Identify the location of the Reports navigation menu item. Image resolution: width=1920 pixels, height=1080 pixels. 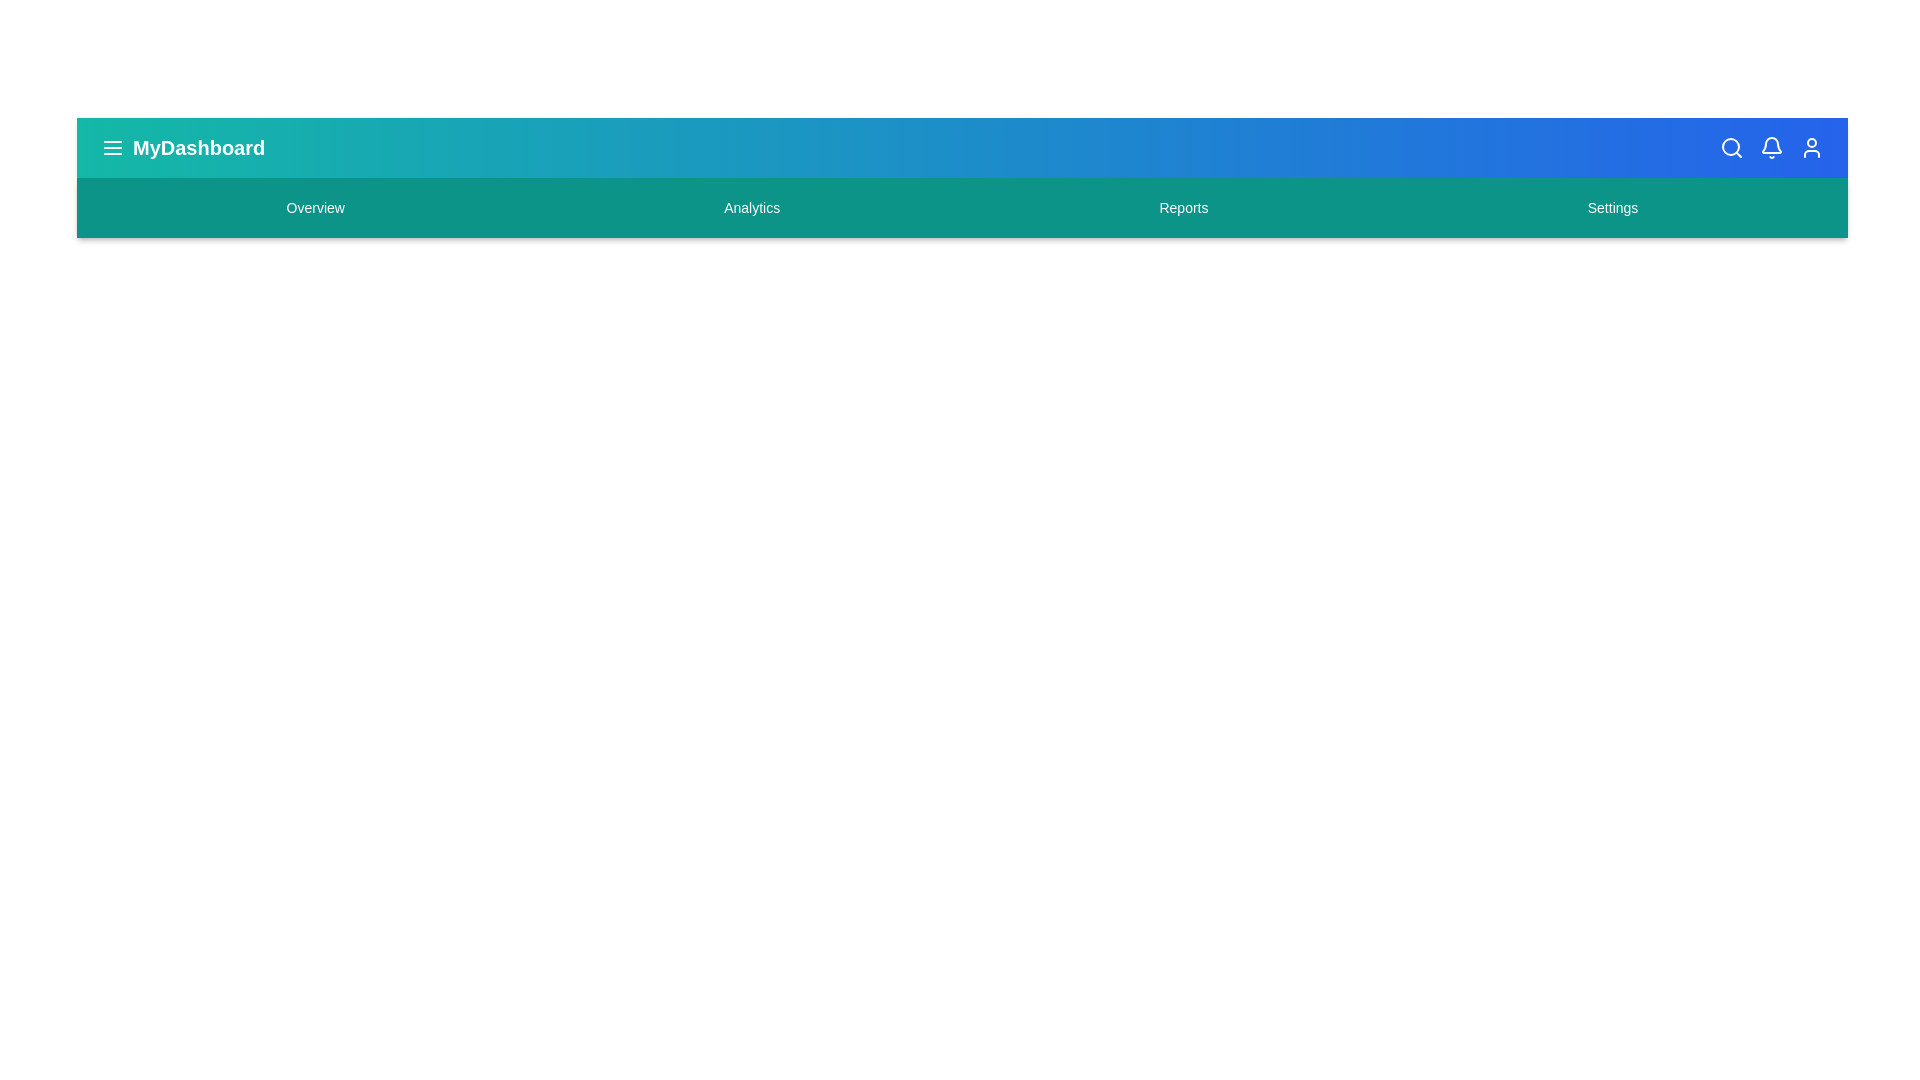
(1184, 208).